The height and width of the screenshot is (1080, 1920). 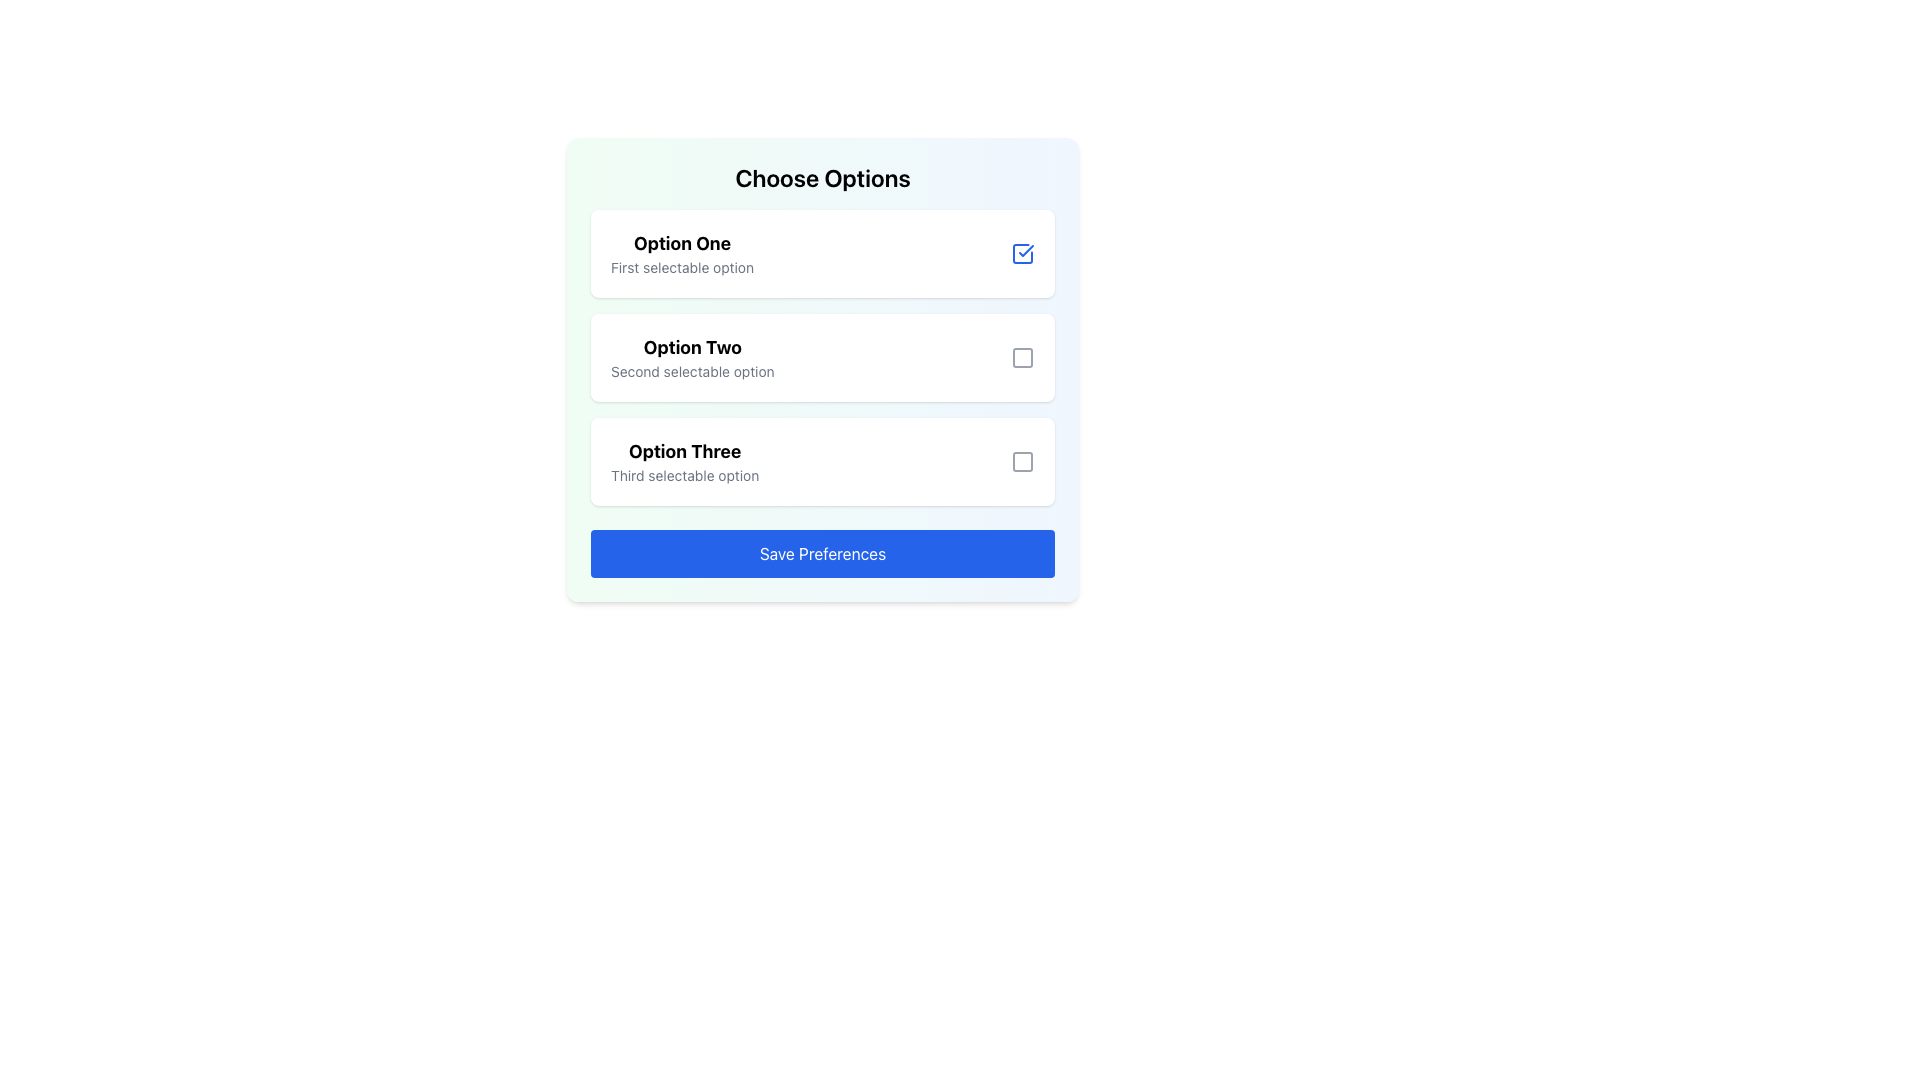 I want to click on text label element that displays 'Option Three' in bold and 'Third selectable option' in smaller gray font, positioned between 'Option Two' and the 'Save Preferences' button, so click(x=685, y=462).